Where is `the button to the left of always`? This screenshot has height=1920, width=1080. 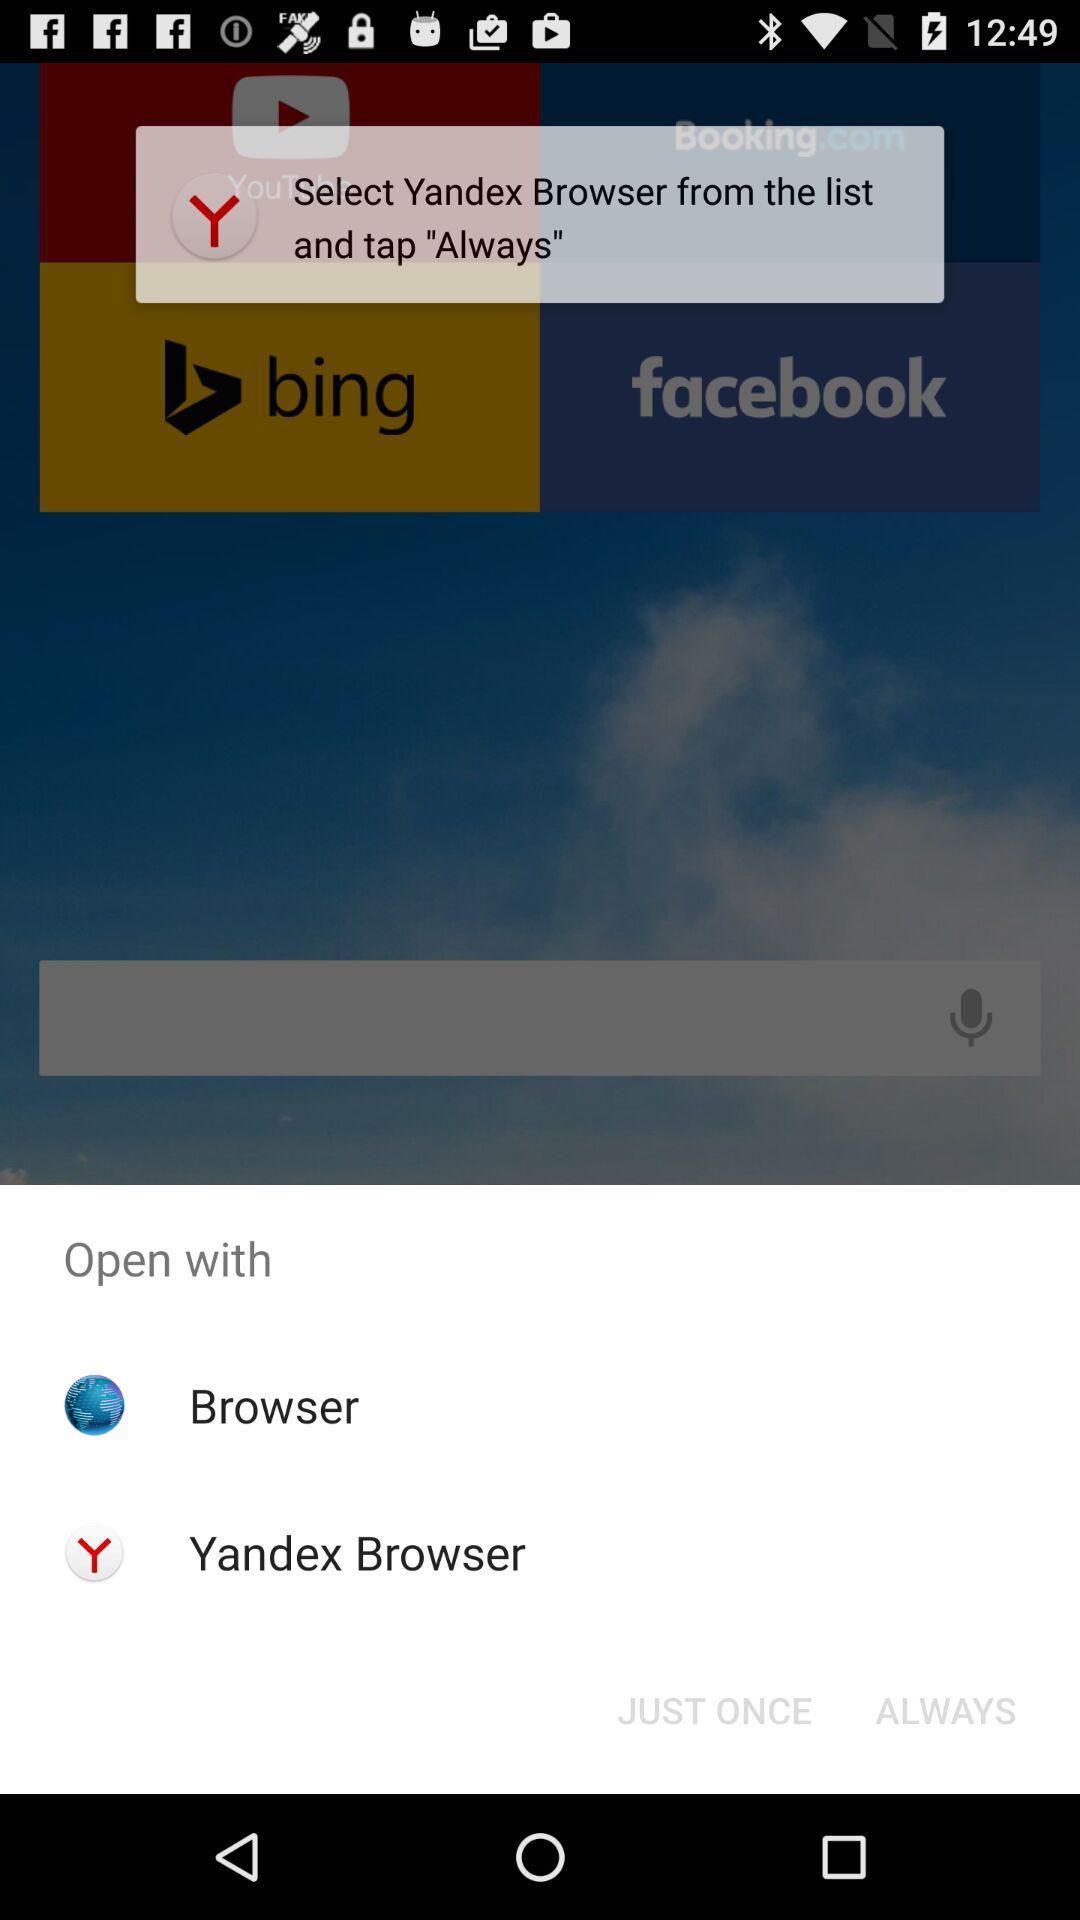
the button to the left of always is located at coordinates (713, 1708).